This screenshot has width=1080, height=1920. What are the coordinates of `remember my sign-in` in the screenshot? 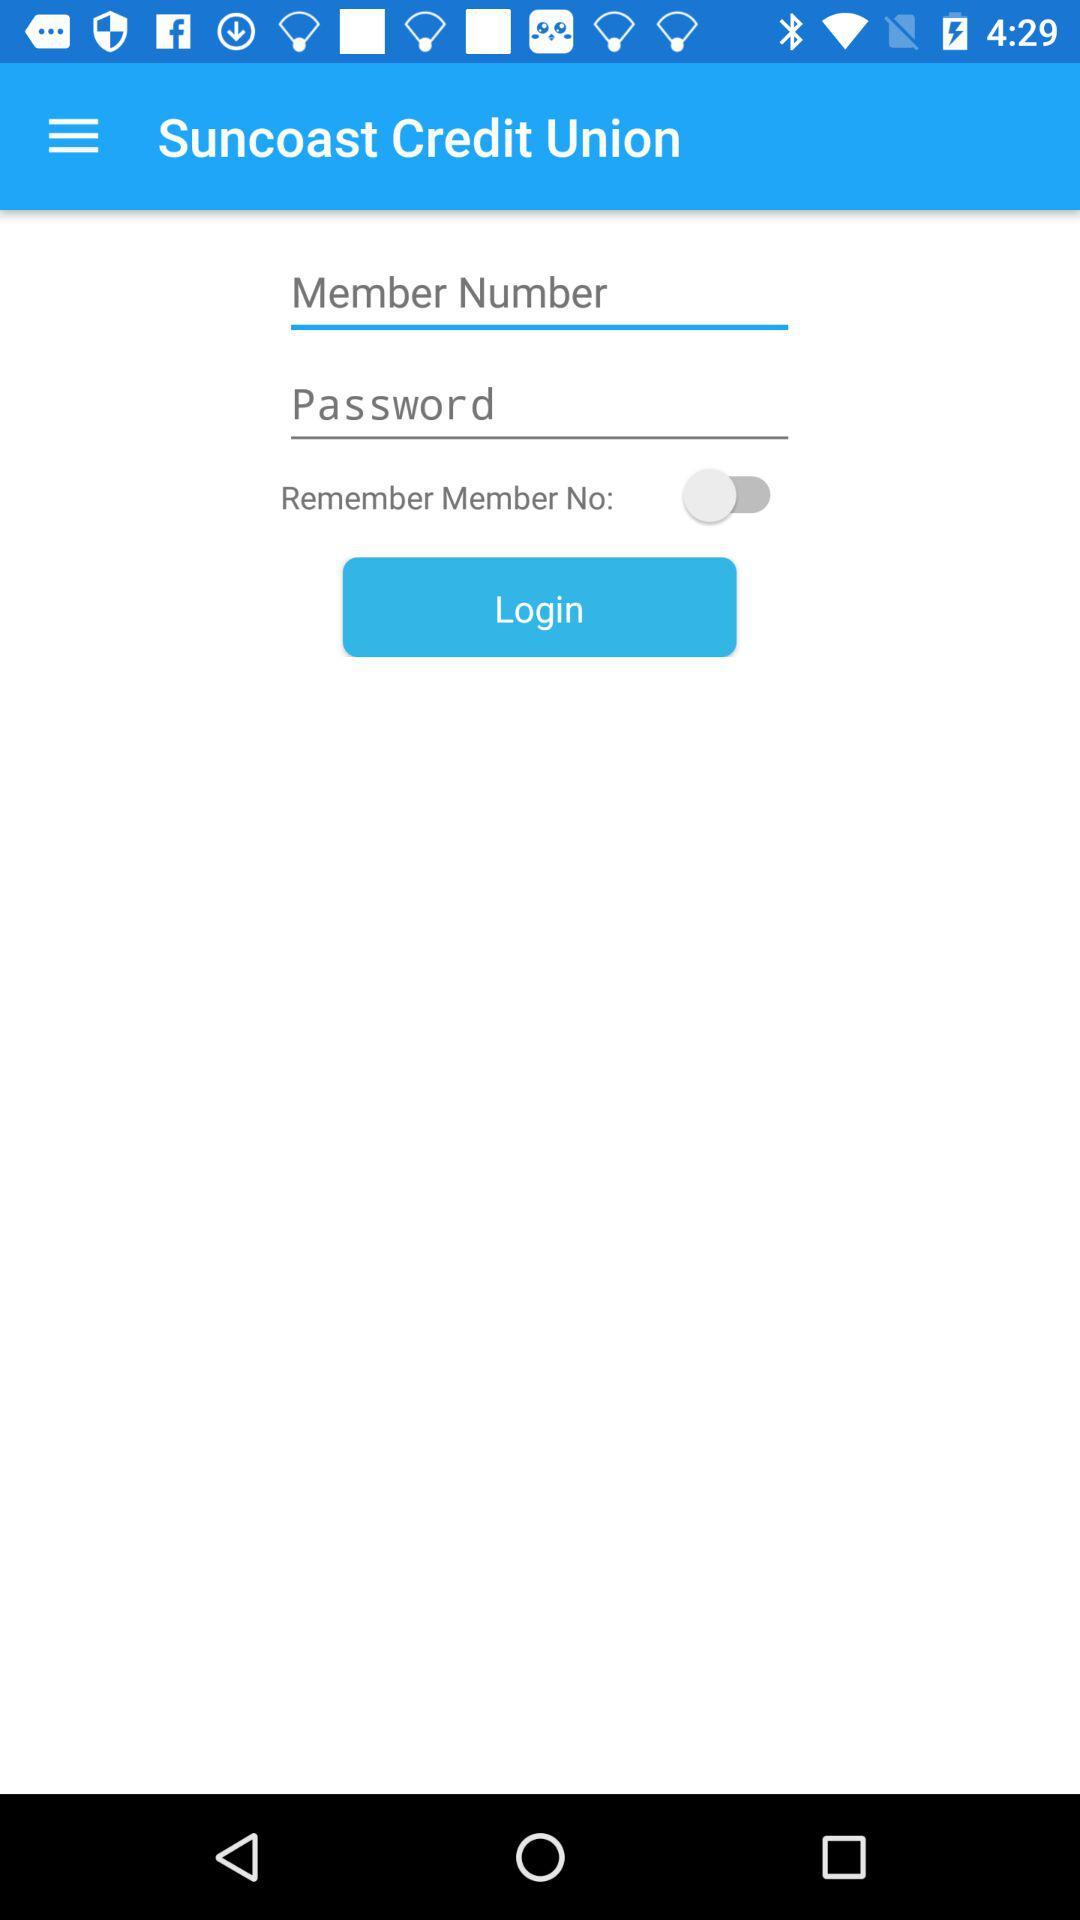 It's located at (736, 495).